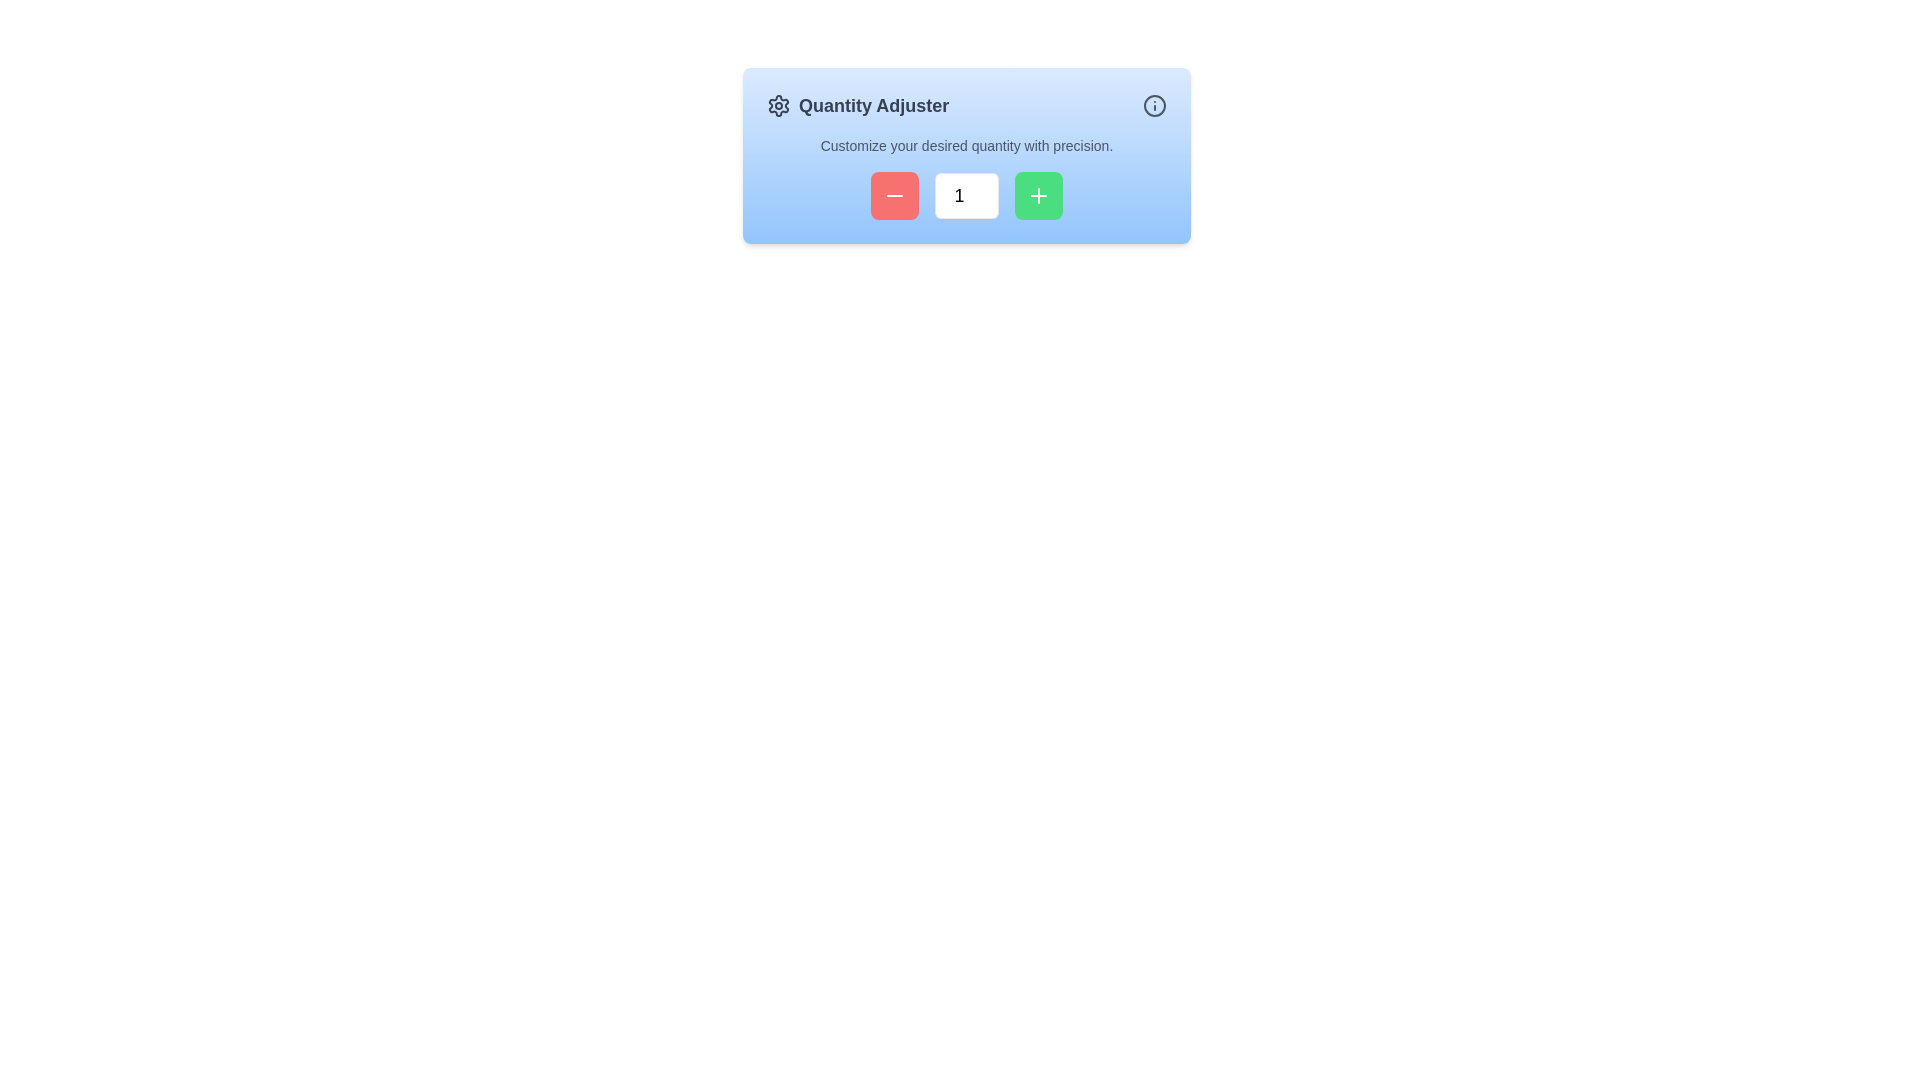  What do you see at coordinates (858, 105) in the screenshot?
I see `the text label indicating the functionality of the panel related to adjusting or setting quantities, which is positioned at the top-left section of the blue panel` at bounding box center [858, 105].